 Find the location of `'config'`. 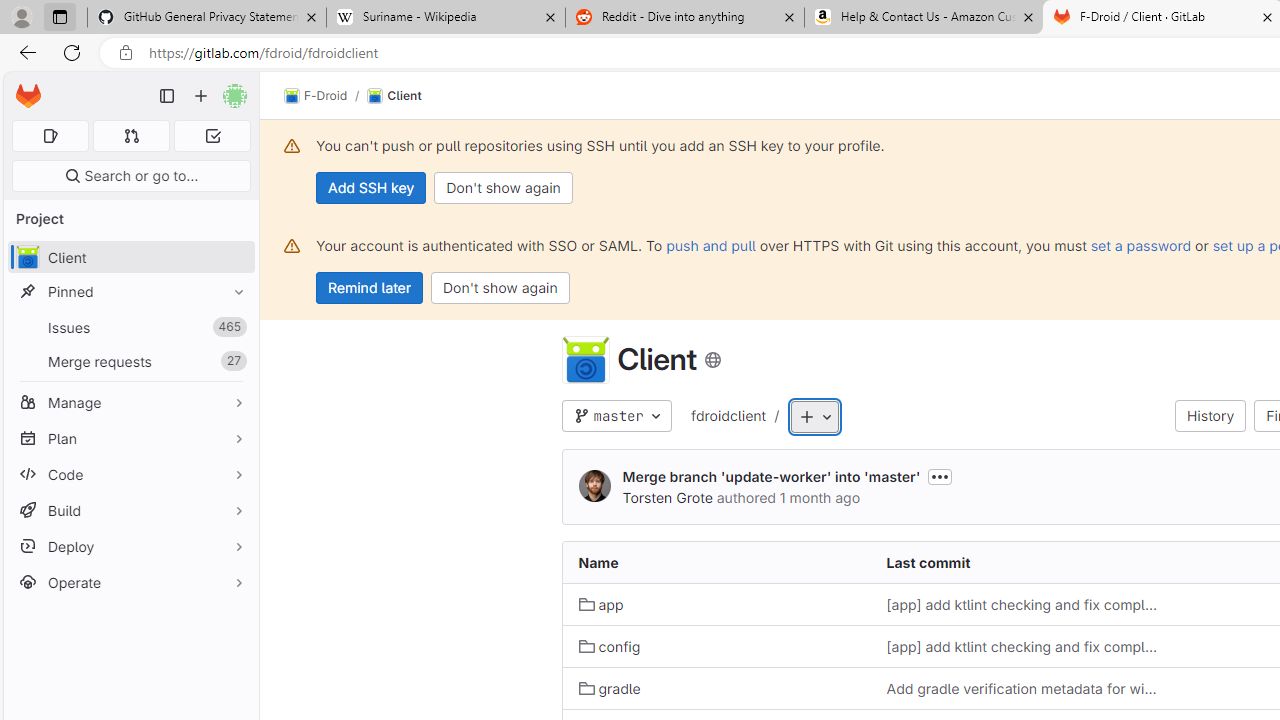

'config' is located at coordinates (608, 646).